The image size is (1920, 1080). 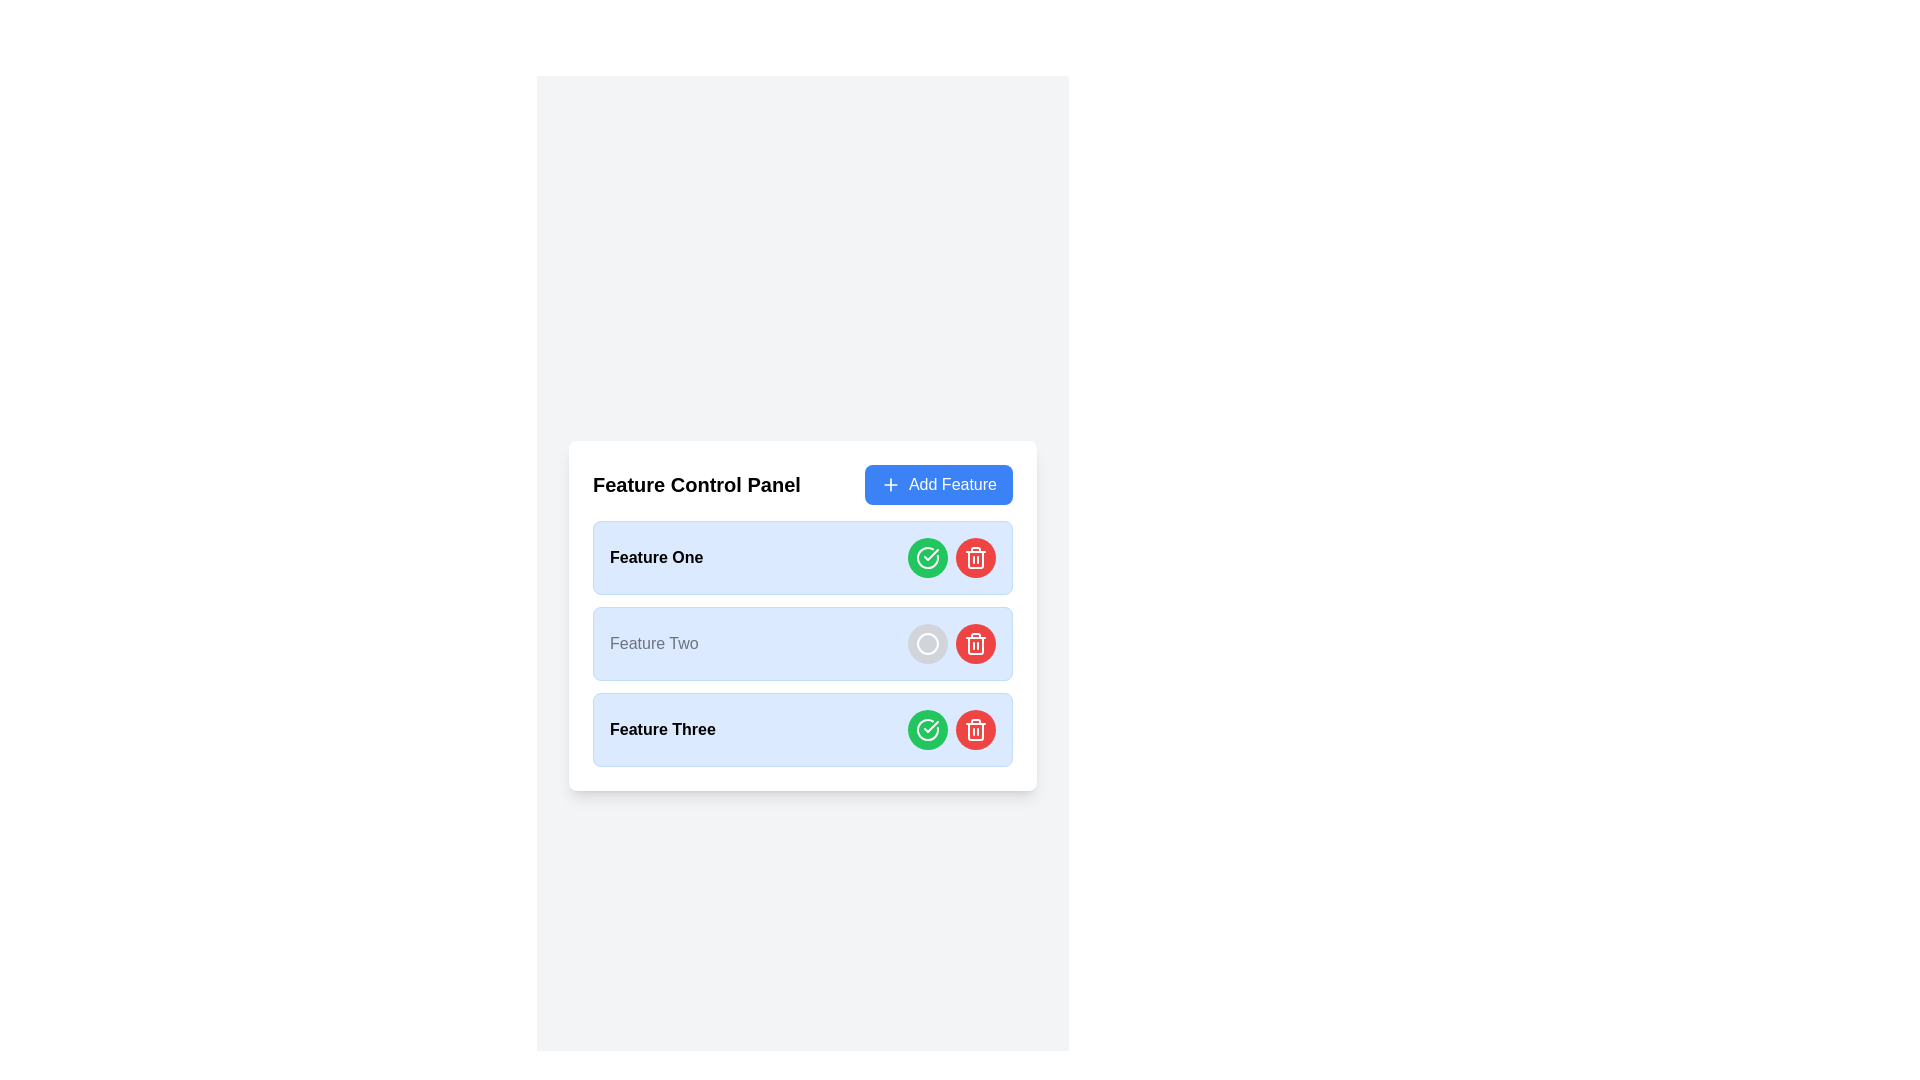 I want to click on the circular button with a green background and white checkmark icon, located in the third row of 'Feature Three', for tooltip or visual feedback, so click(x=926, y=729).